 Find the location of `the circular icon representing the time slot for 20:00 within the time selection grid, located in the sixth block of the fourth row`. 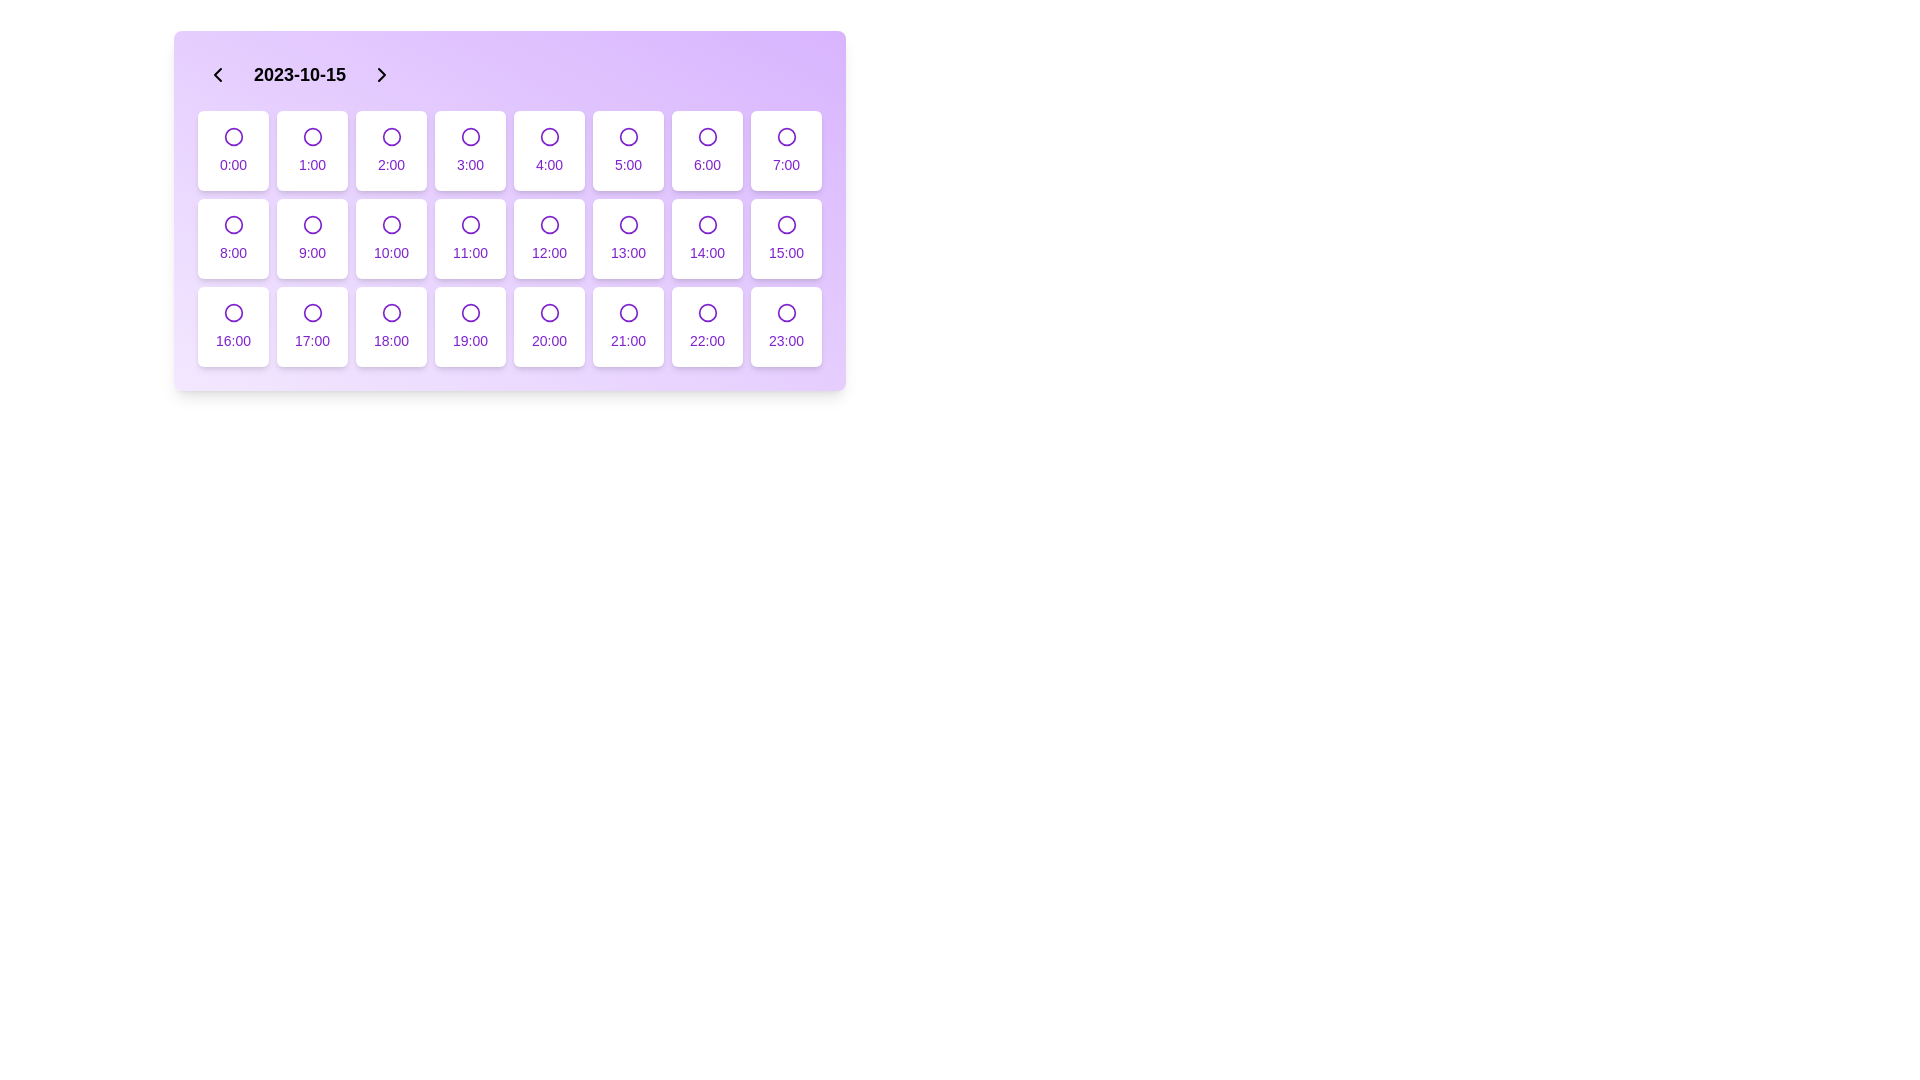

the circular icon representing the time slot for 20:00 within the time selection grid, located in the sixth block of the fourth row is located at coordinates (549, 312).